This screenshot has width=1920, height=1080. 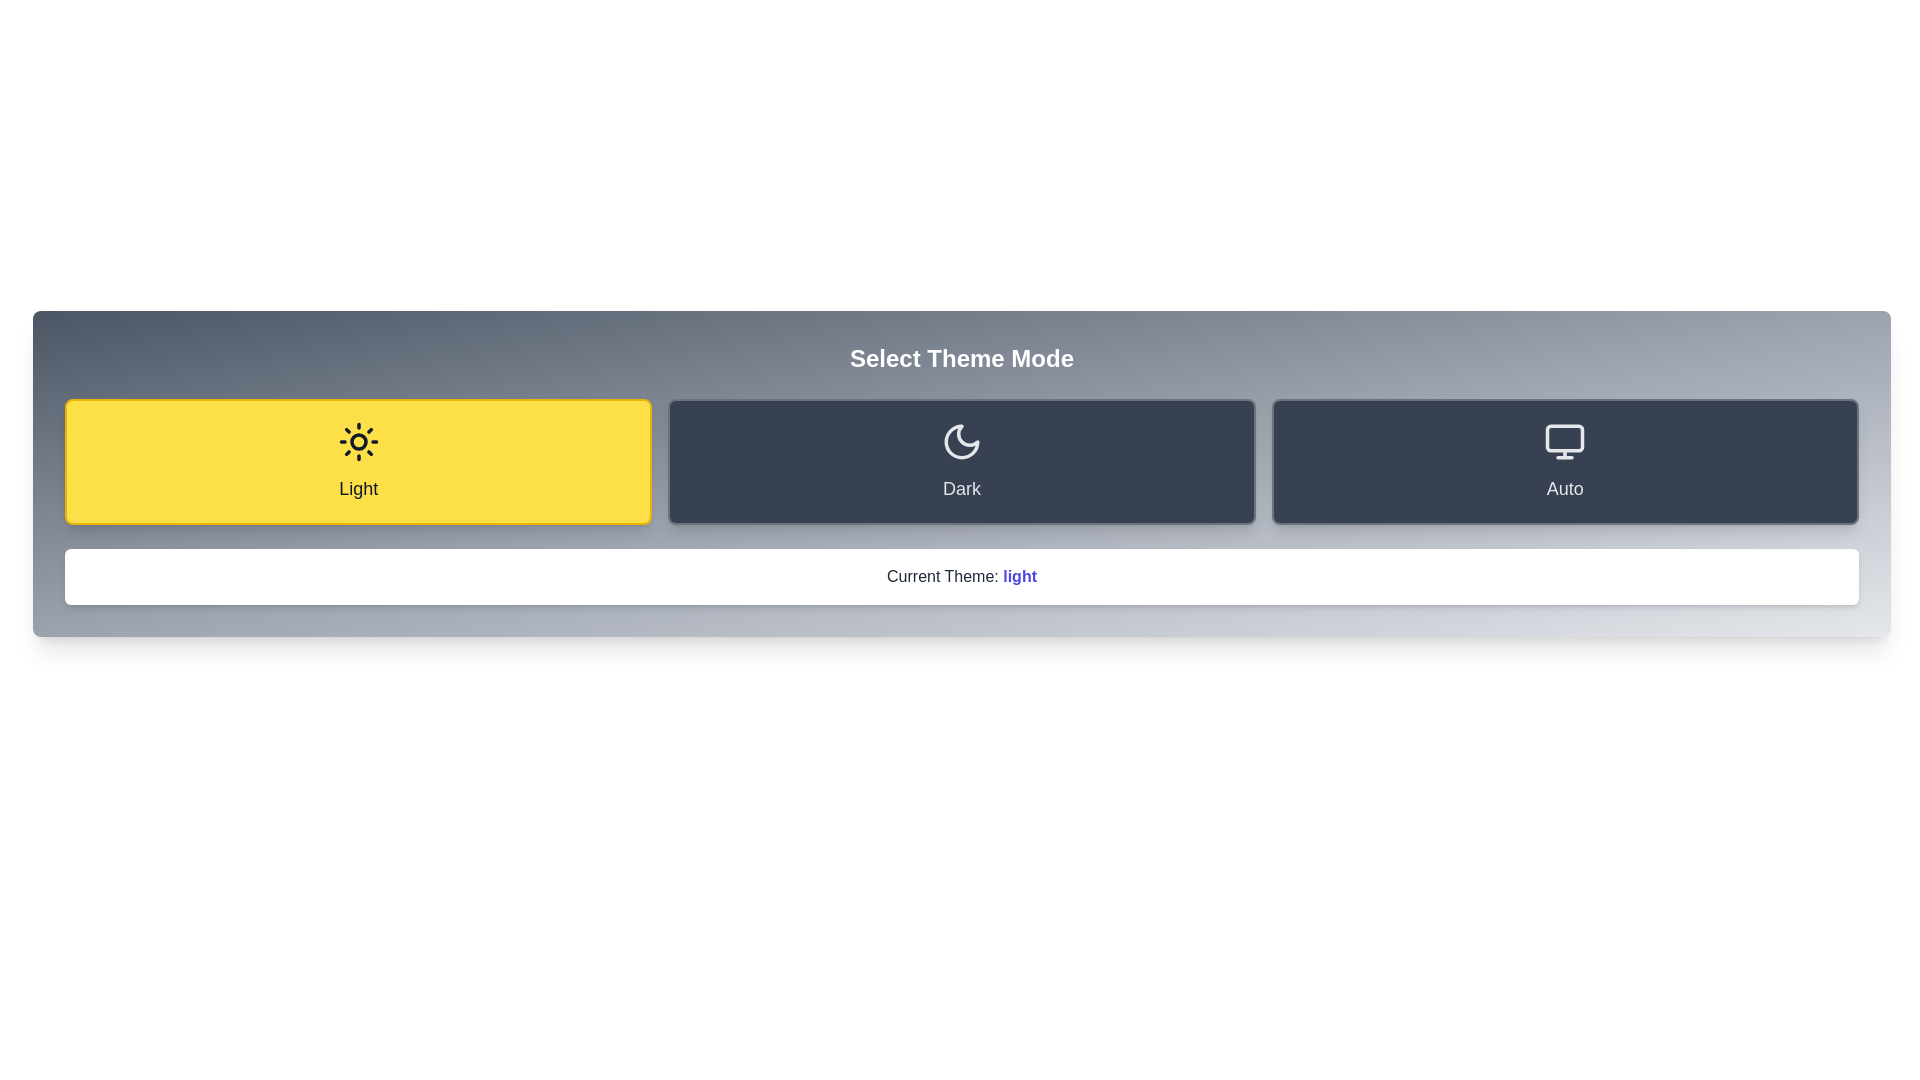 I want to click on the 'Auto' theme-setting icon, which is the rightmost option in the theme mode selection group, so click(x=1564, y=441).